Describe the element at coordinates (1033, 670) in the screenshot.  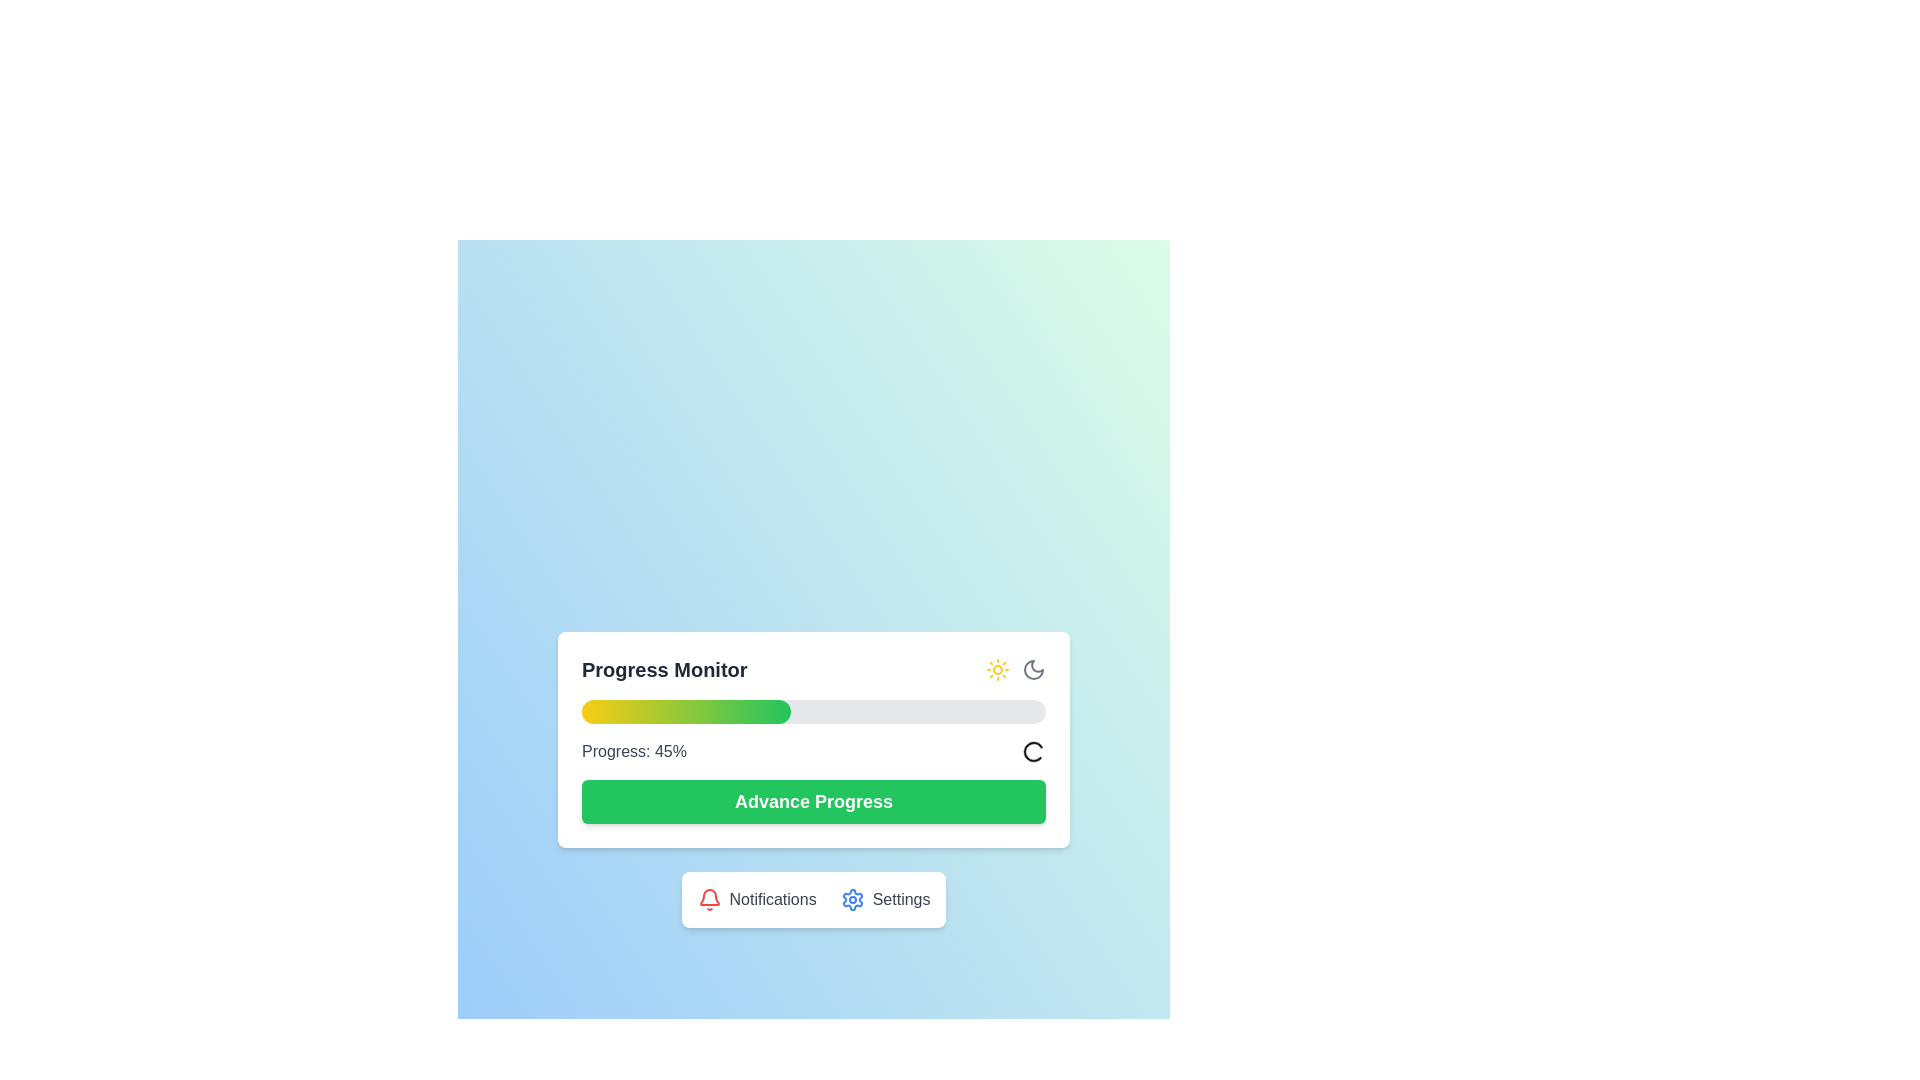
I see `the crescent moon icon` at that location.